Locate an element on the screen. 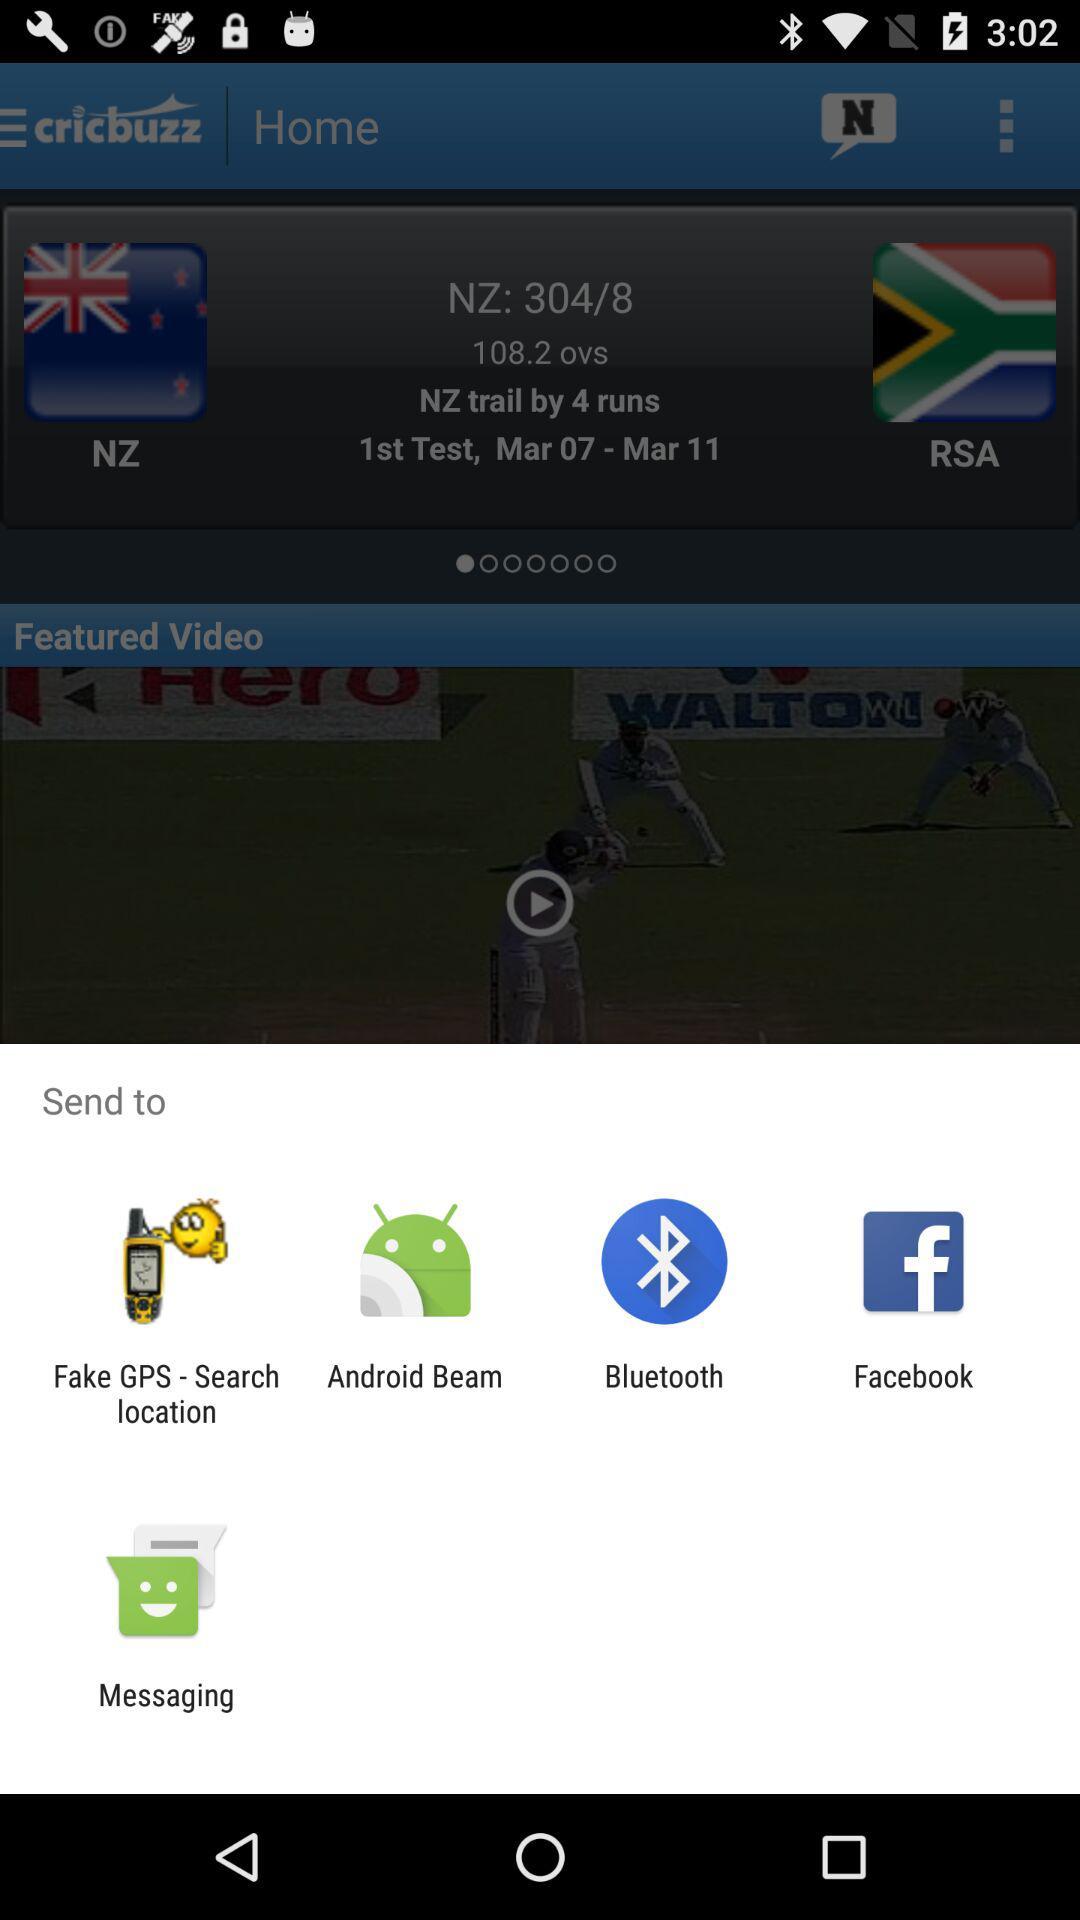  bluetooth item is located at coordinates (664, 1392).